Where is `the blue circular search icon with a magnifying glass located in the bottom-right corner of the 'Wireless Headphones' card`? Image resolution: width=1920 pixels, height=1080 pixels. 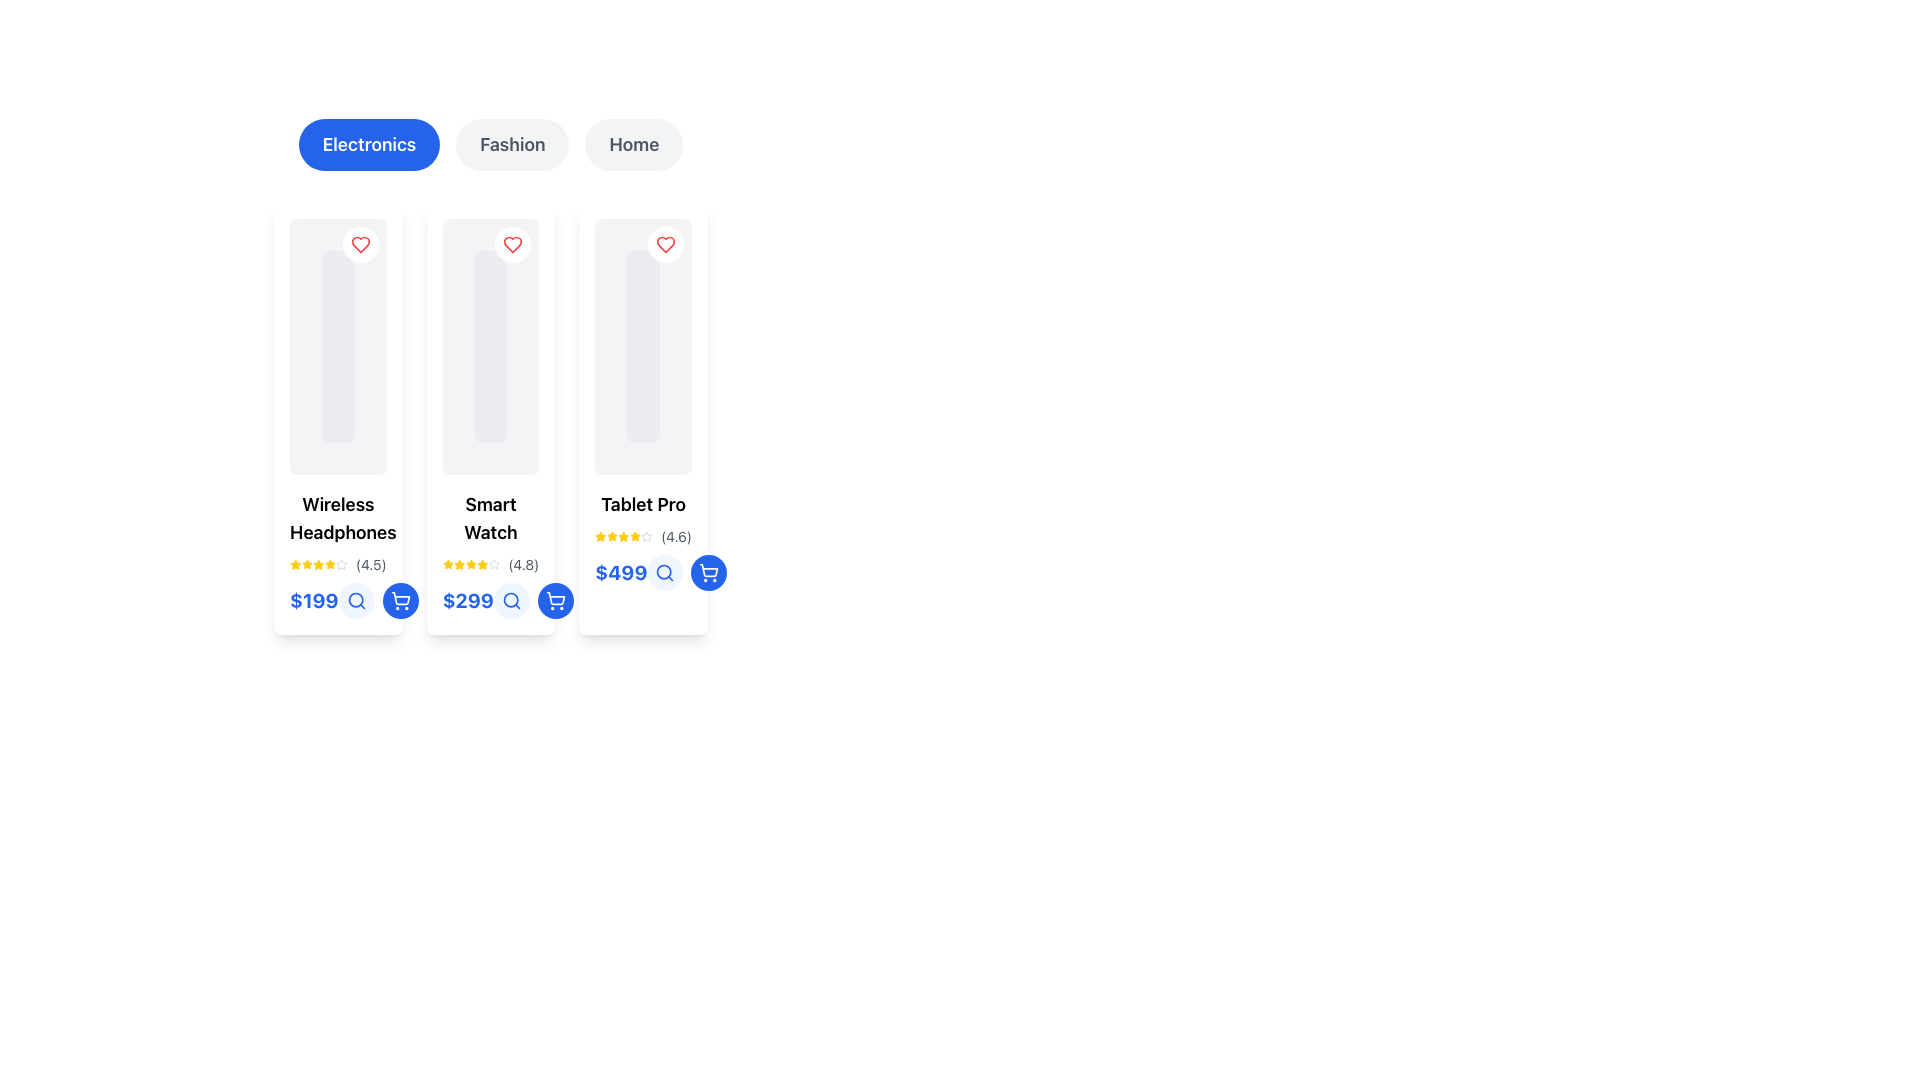 the blue circular search icon with a magnifying glass located in the bottom-right corner of the 'Wireless Headphones' card is located at coordinates (356, 600).